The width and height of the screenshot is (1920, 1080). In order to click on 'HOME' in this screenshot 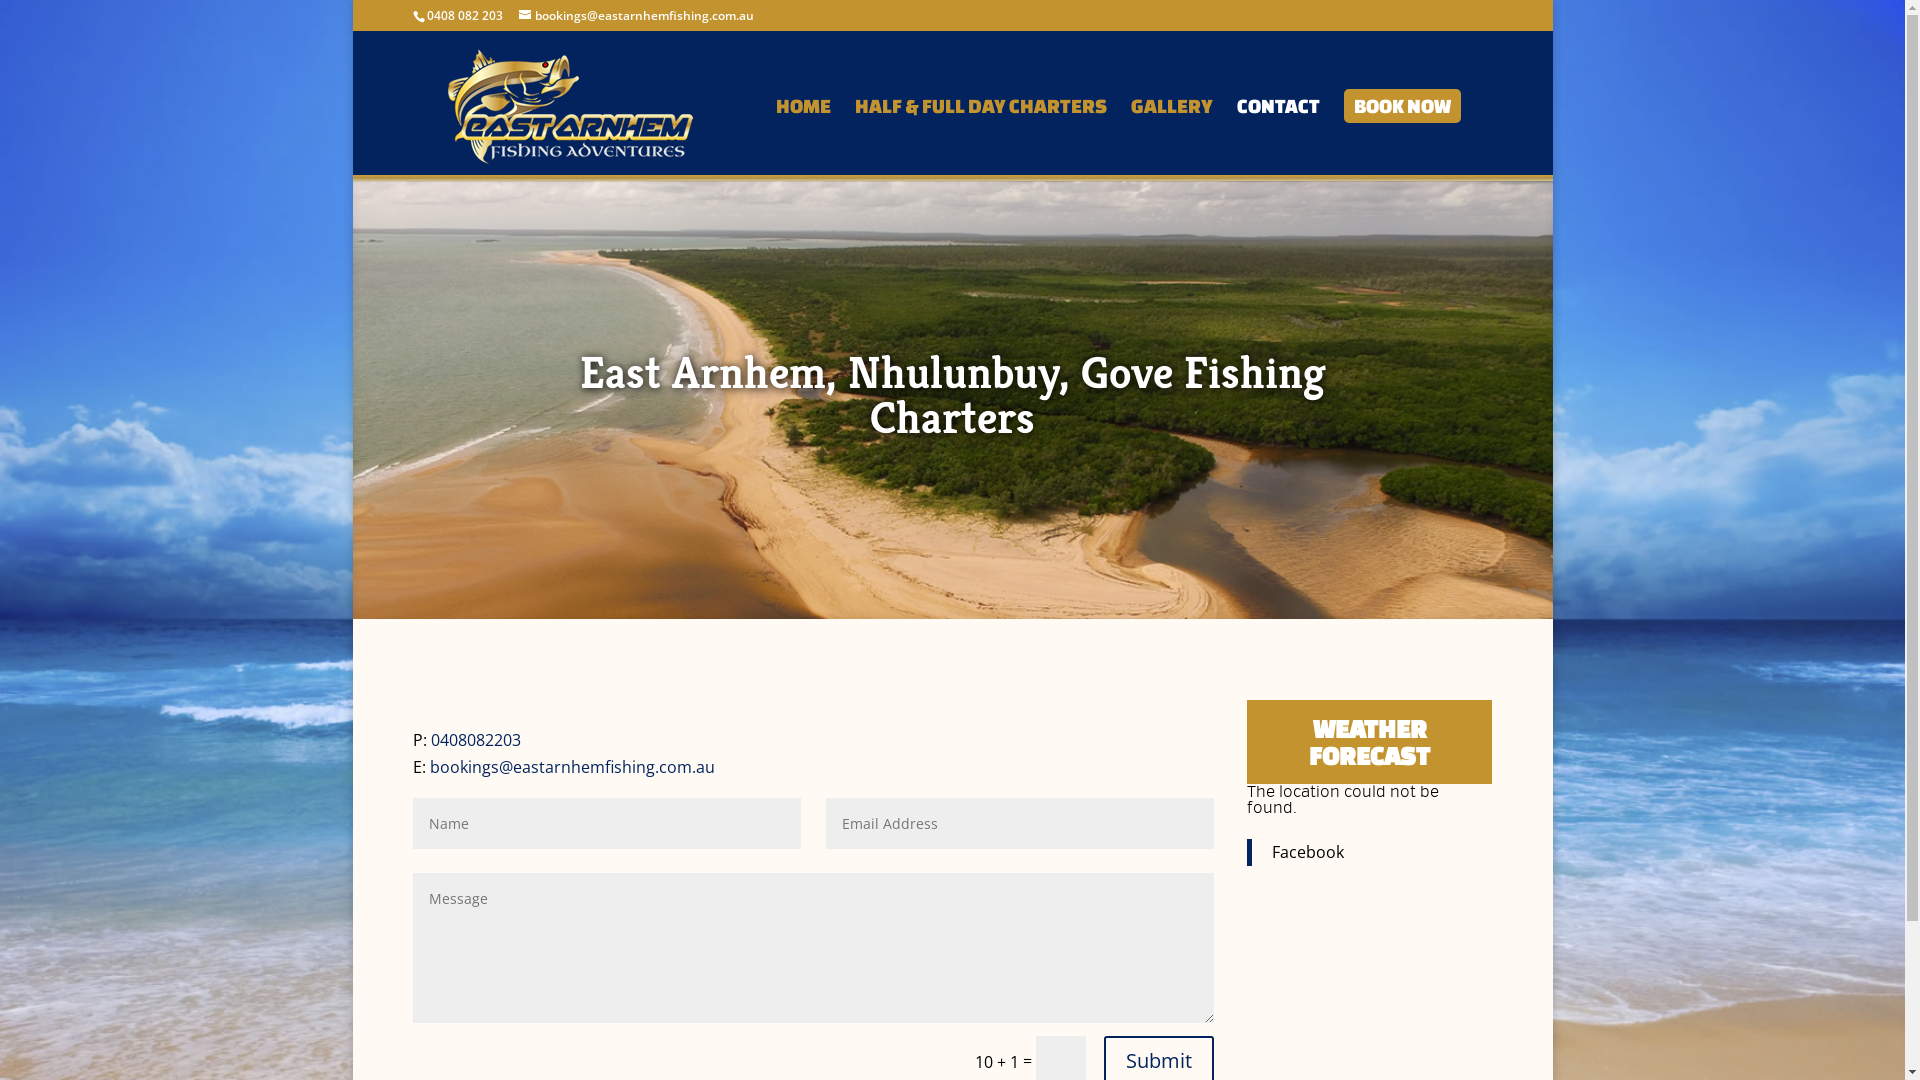, I will do `click(803, 135)`.